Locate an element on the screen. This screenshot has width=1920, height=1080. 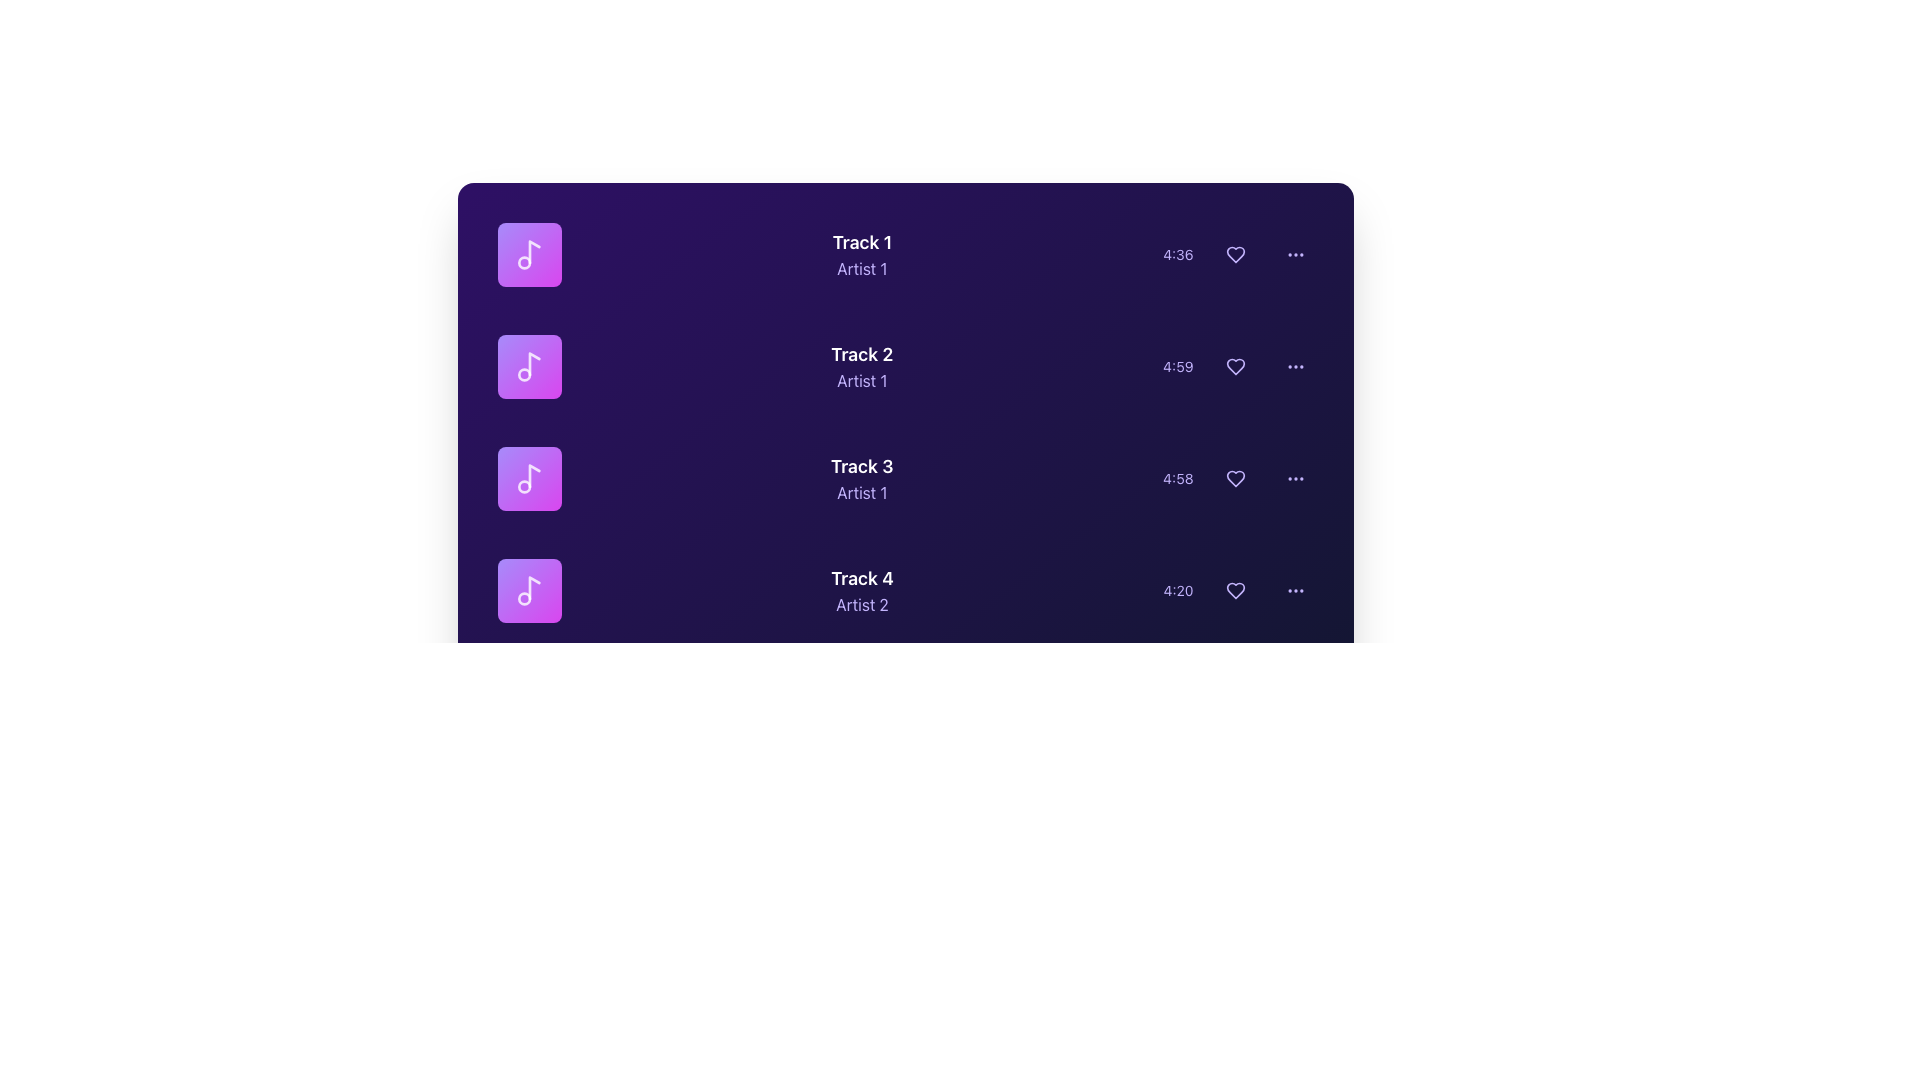
the second interactive 'like' button/icon located to the right of the second track's details is located at coordinates (1234, 366).